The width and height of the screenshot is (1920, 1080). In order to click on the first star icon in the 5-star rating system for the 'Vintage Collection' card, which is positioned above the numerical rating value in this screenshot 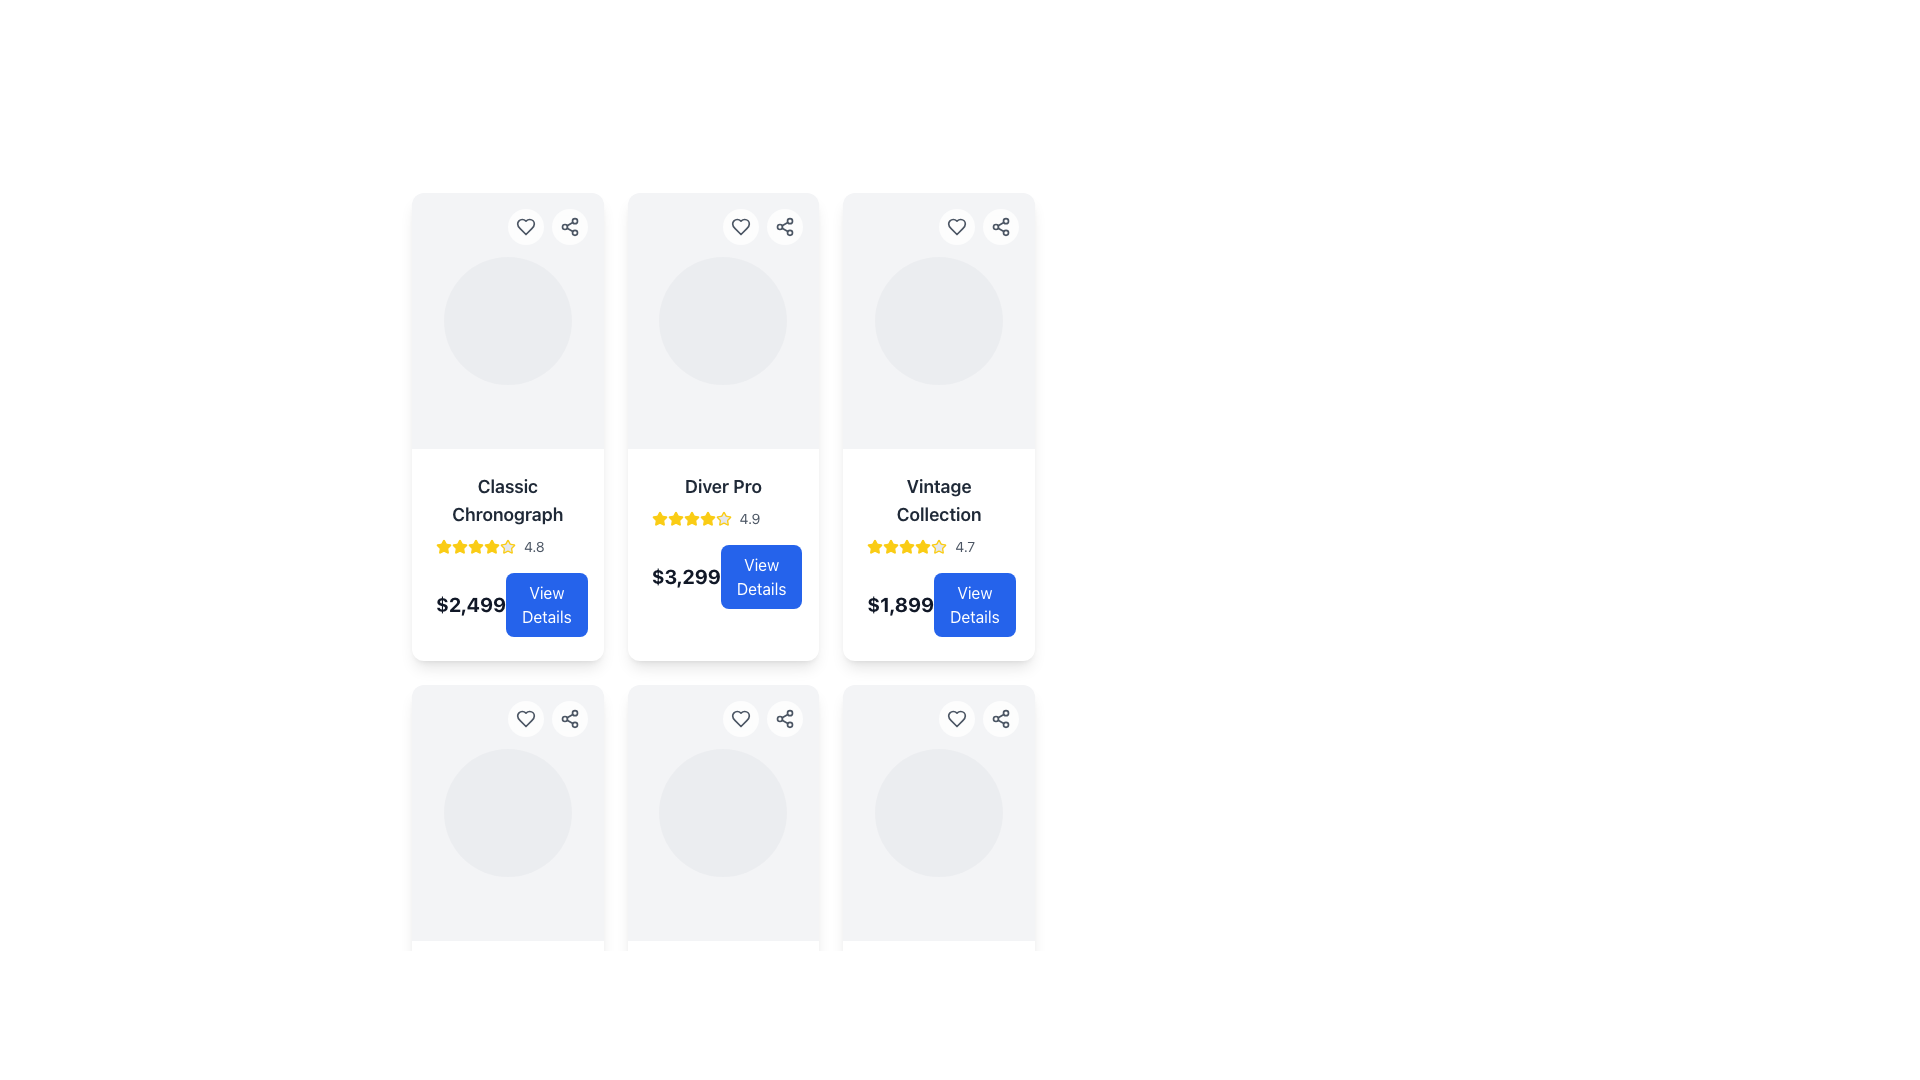, I will do `click(875, 547)`.